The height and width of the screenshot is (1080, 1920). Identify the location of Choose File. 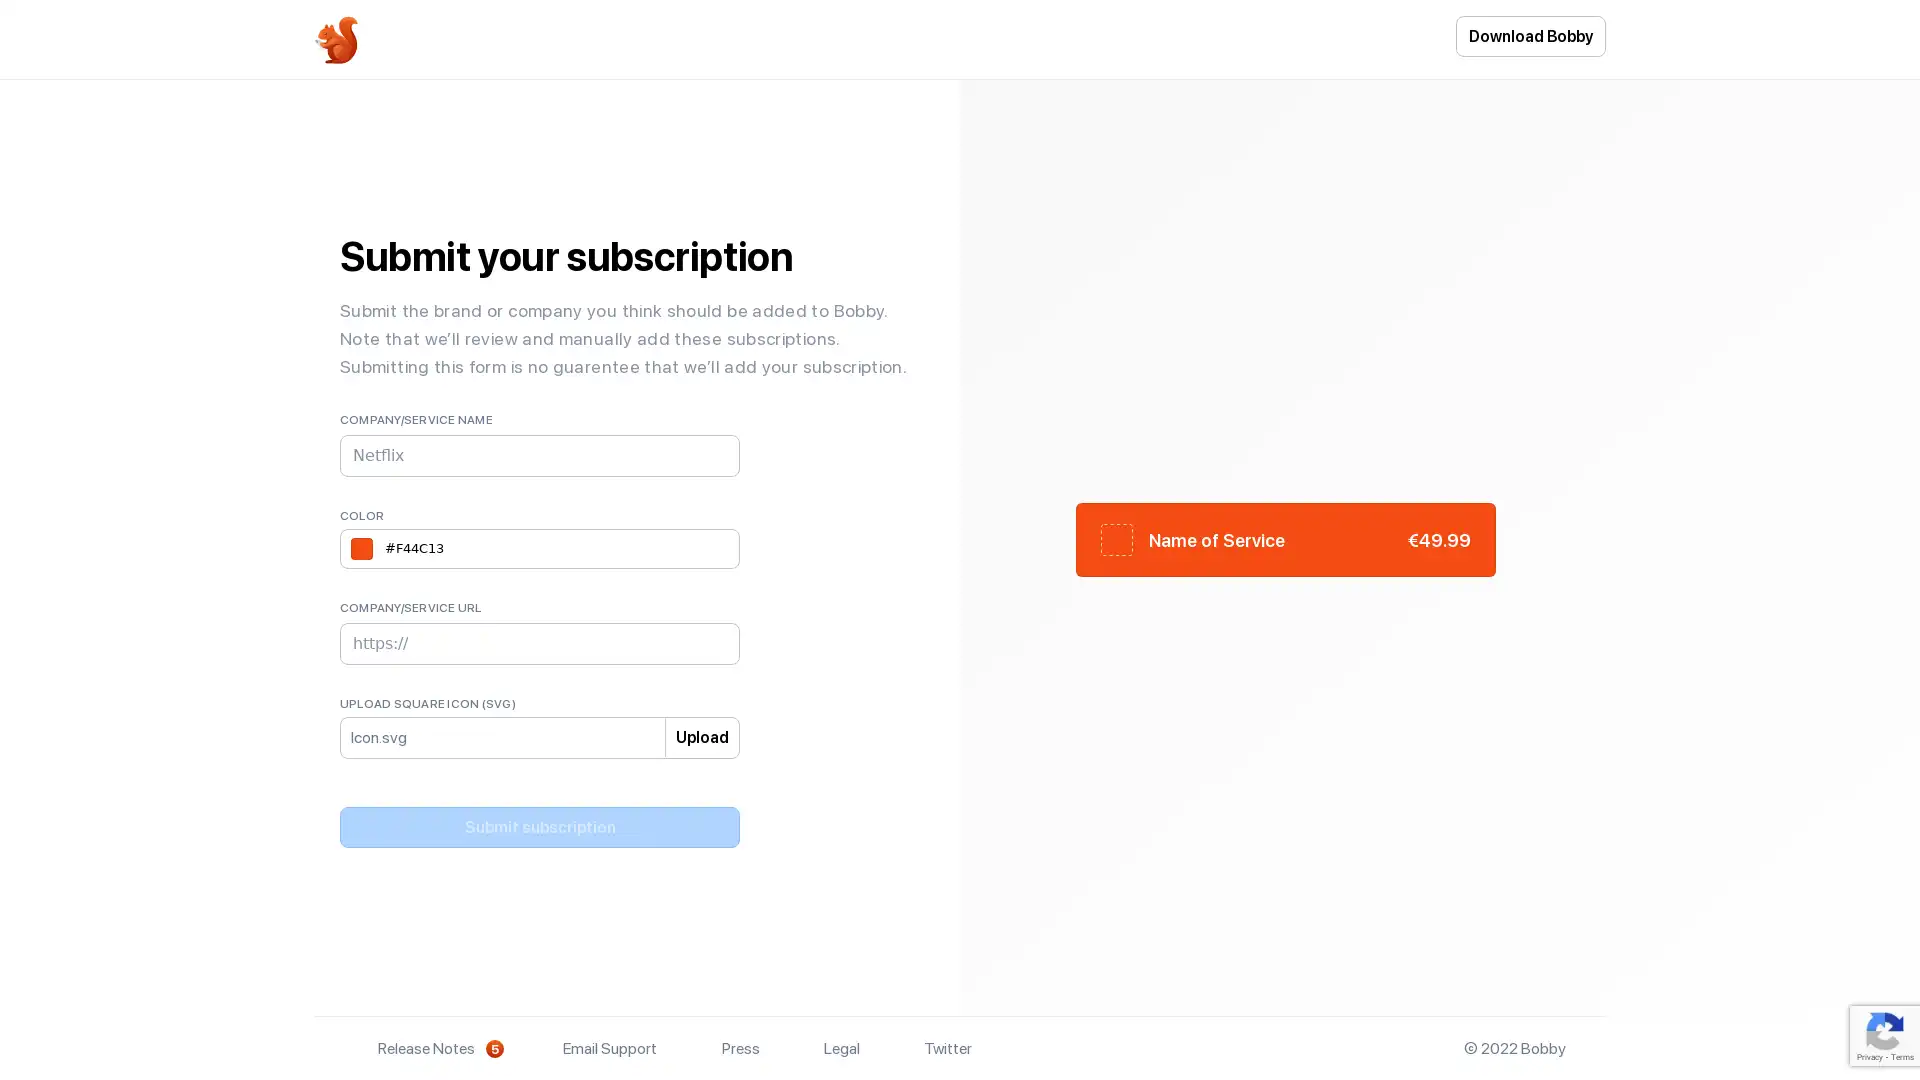
(416, 750).